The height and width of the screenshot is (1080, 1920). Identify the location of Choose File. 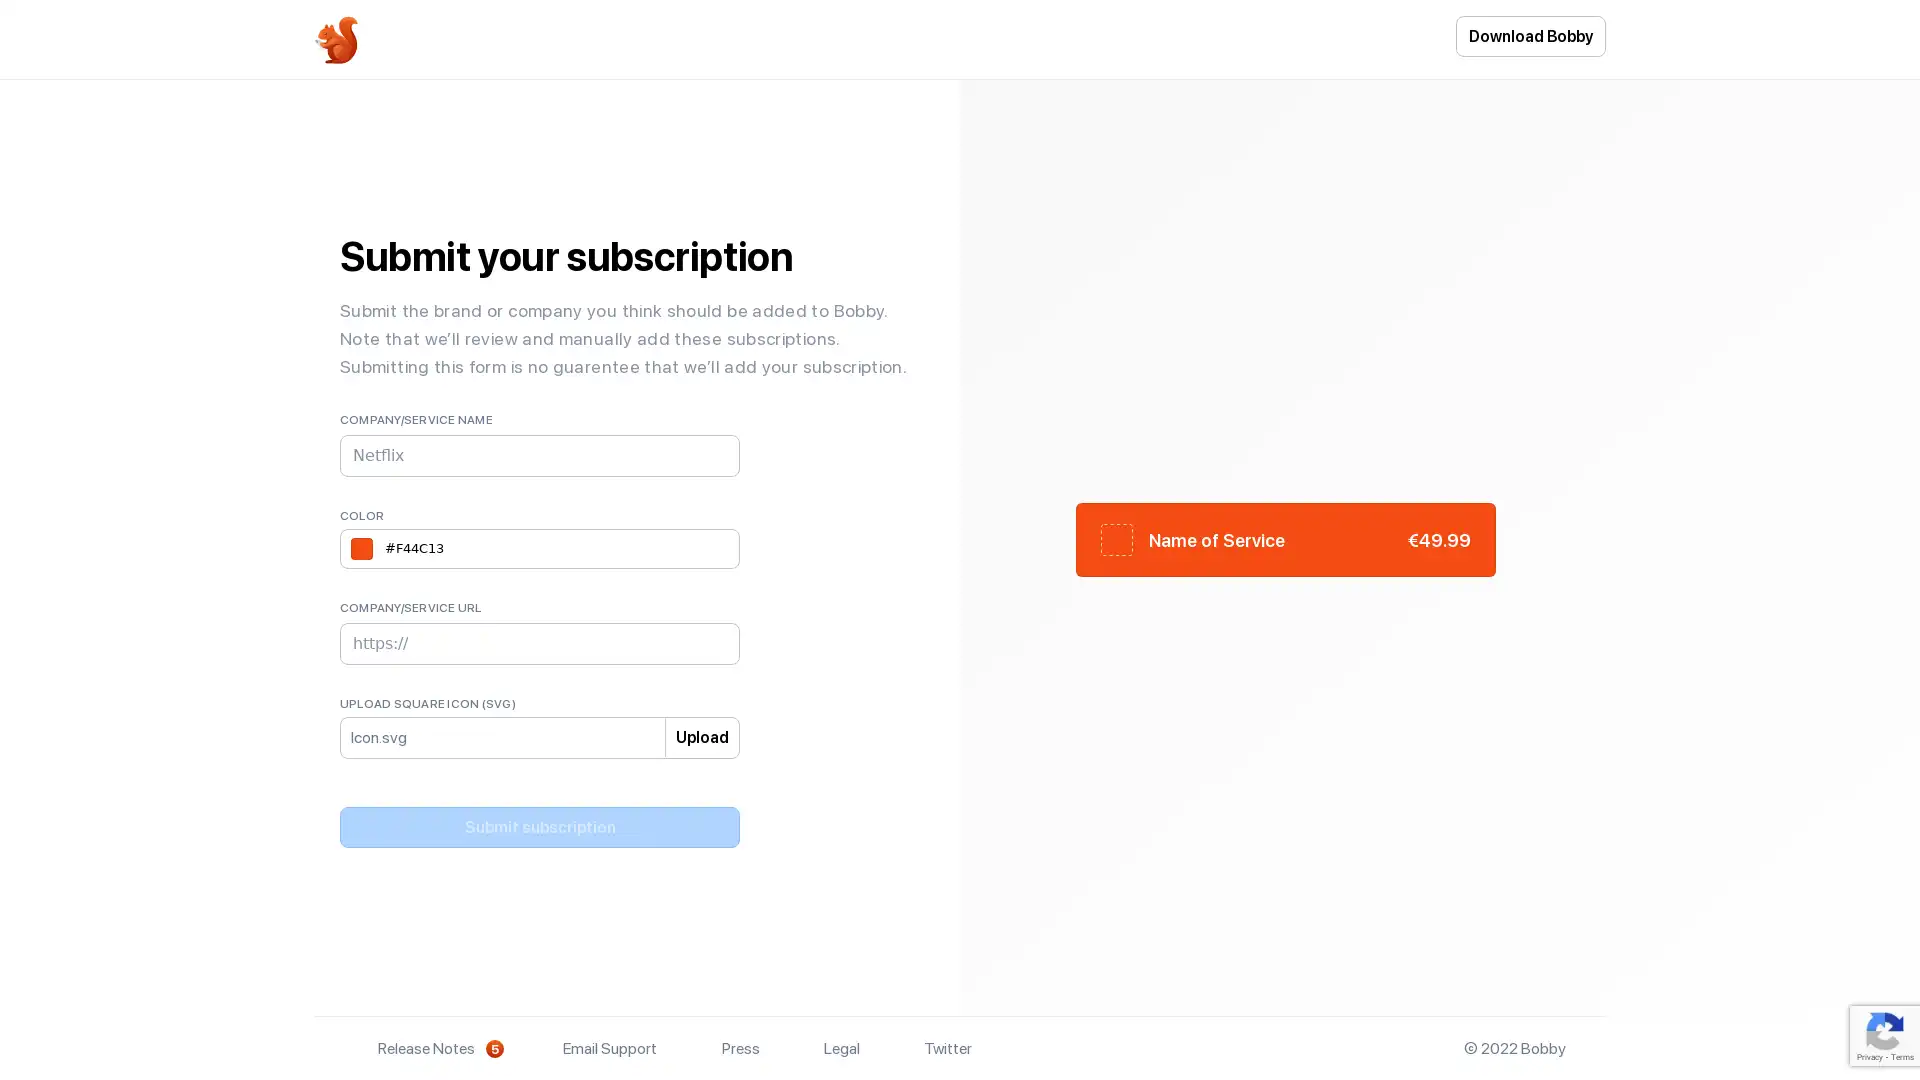
(416, 750).